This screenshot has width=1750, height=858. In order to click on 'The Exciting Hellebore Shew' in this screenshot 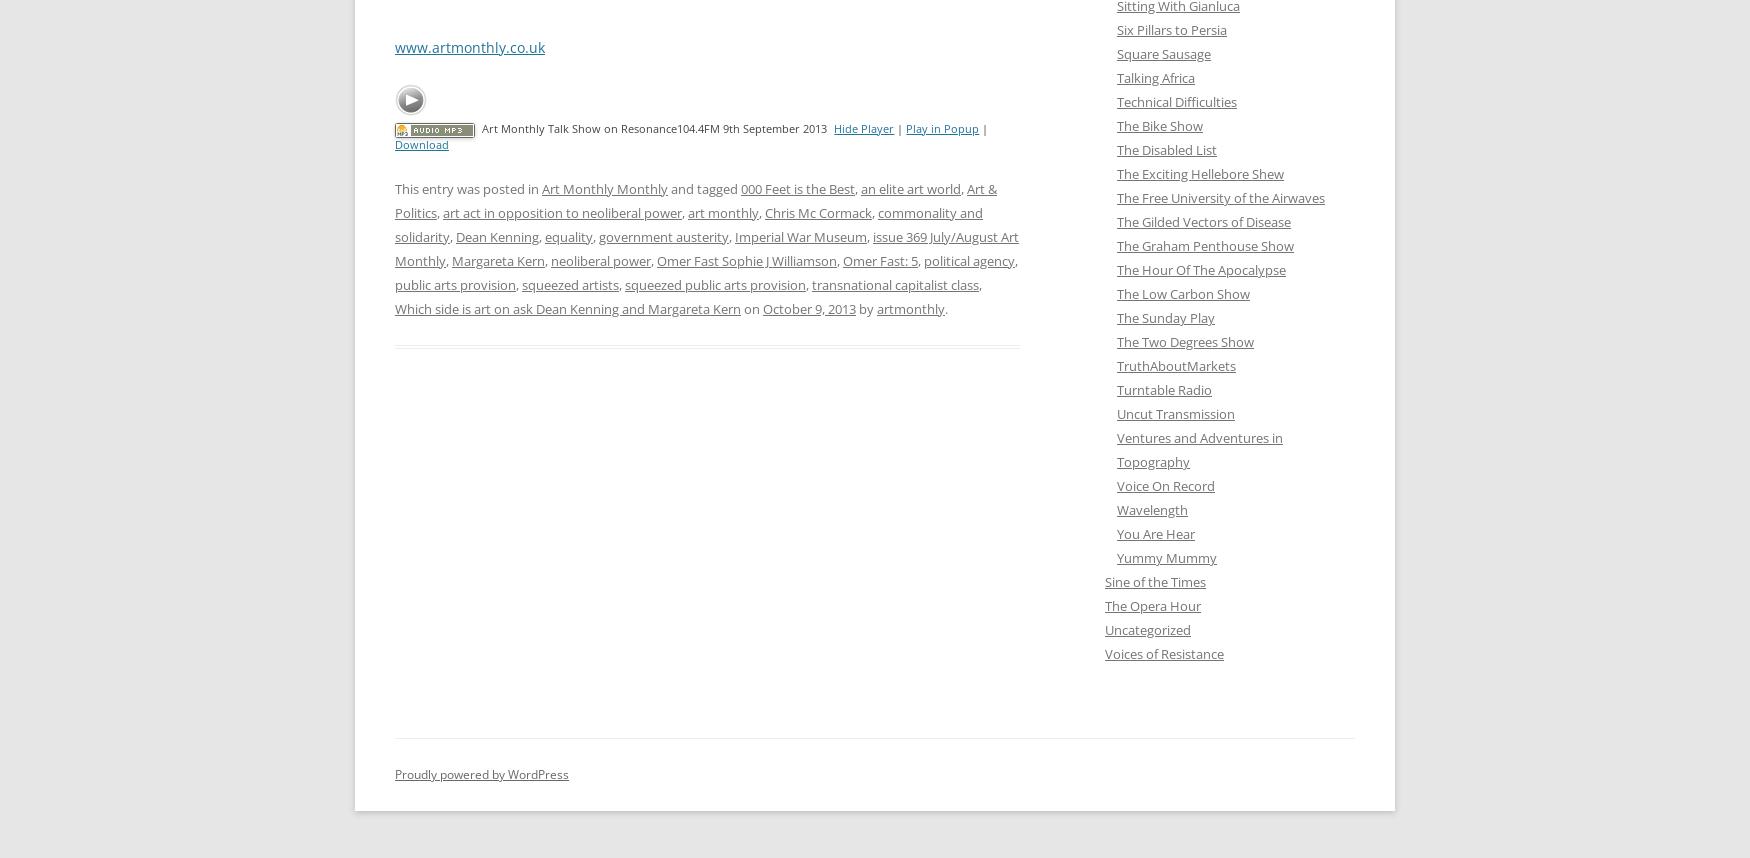, I will do `click(1117, 174)`.